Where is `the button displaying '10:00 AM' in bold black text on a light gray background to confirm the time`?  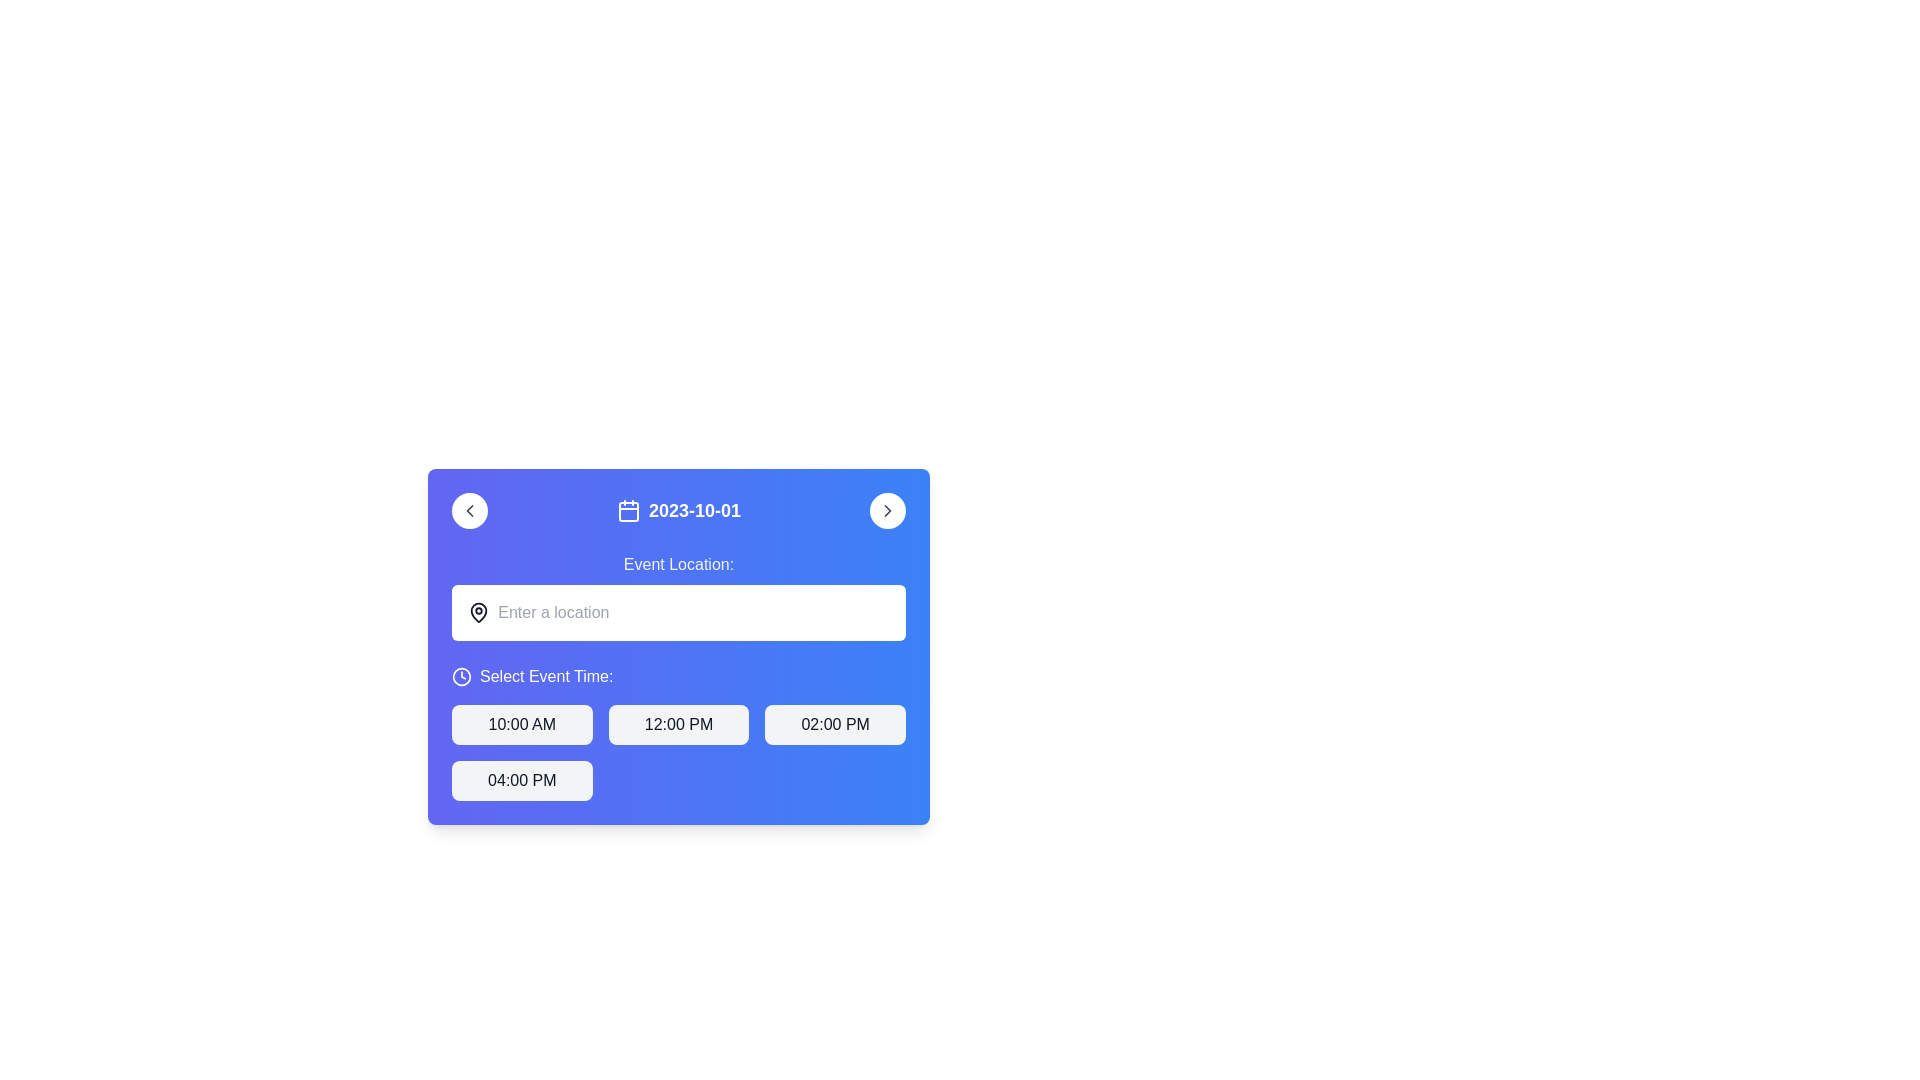 the button displaying '10:00 AM' in bold black text on a light gray background to confirm the time is located at coordinates (522, 725).